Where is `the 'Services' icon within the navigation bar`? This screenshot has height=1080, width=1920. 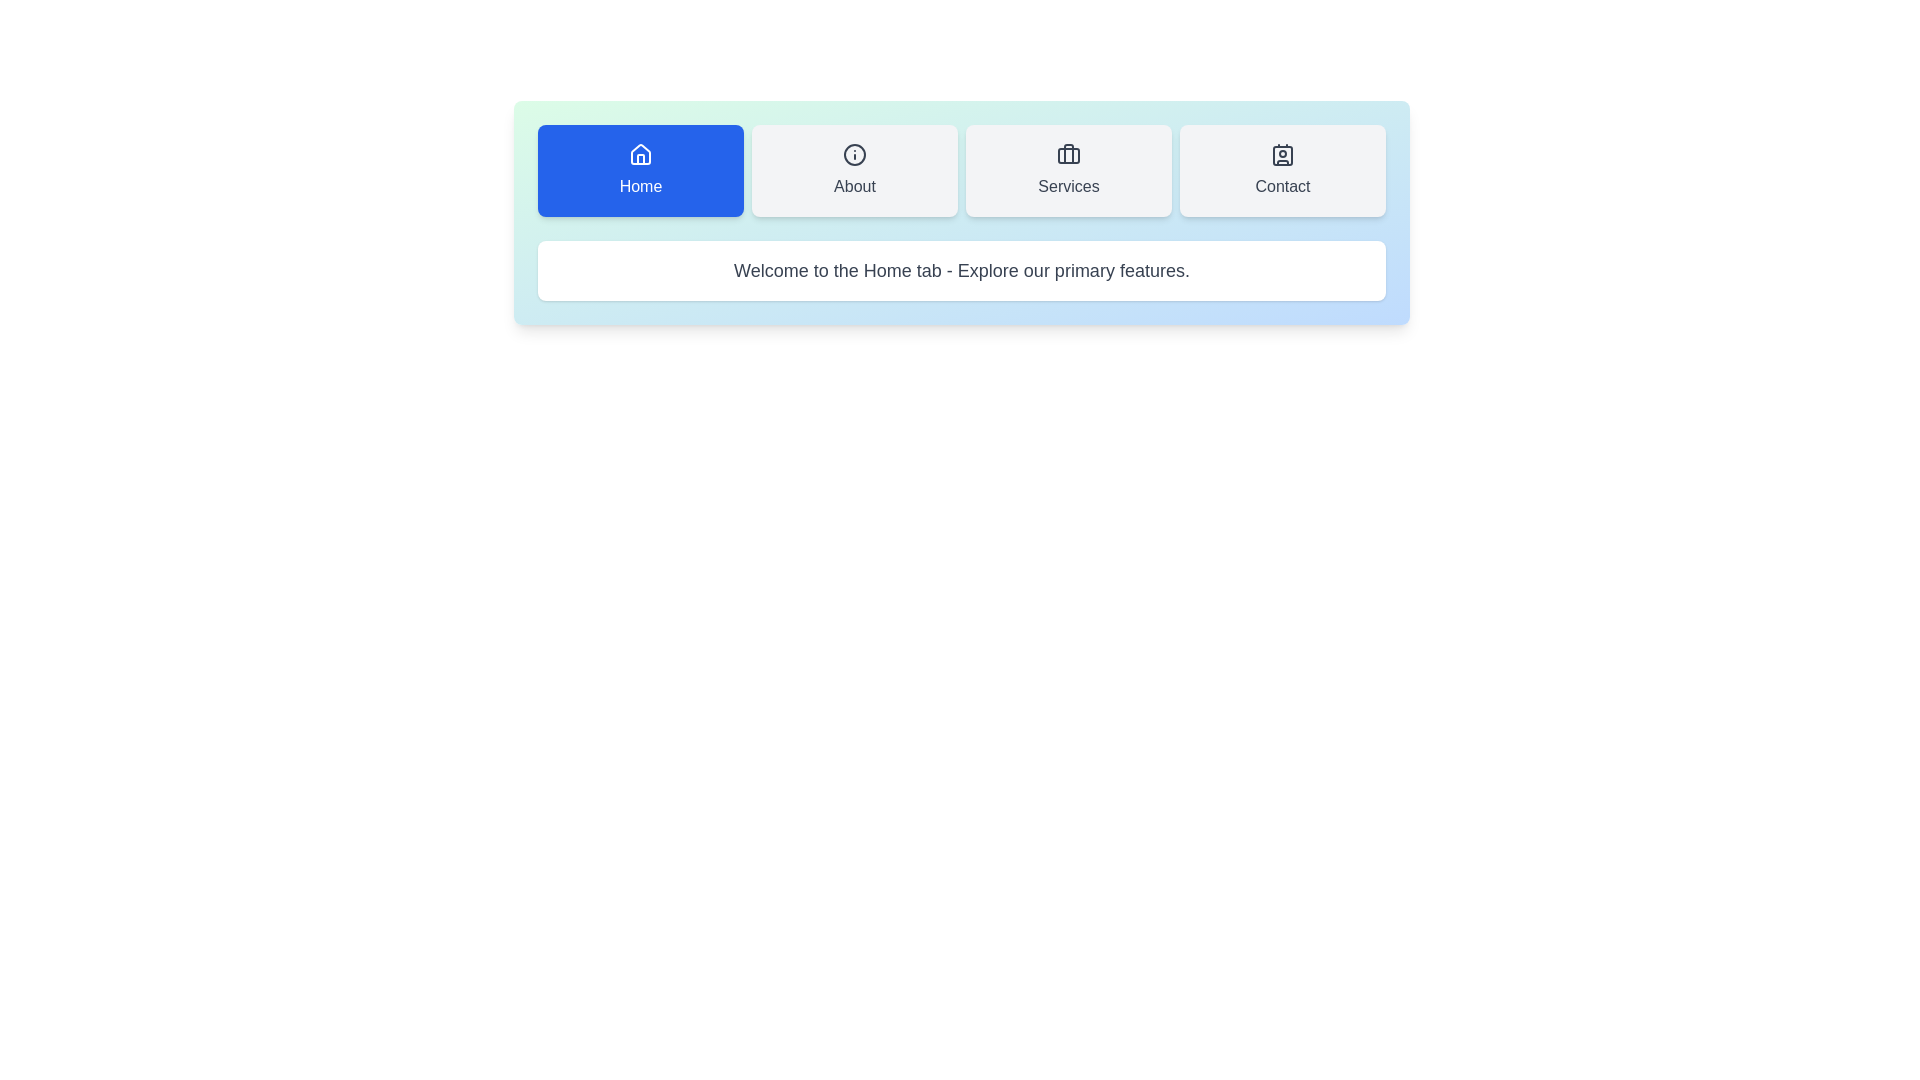 the 'Services' icon within the navigation bar is located at coordinates (1068, 153).